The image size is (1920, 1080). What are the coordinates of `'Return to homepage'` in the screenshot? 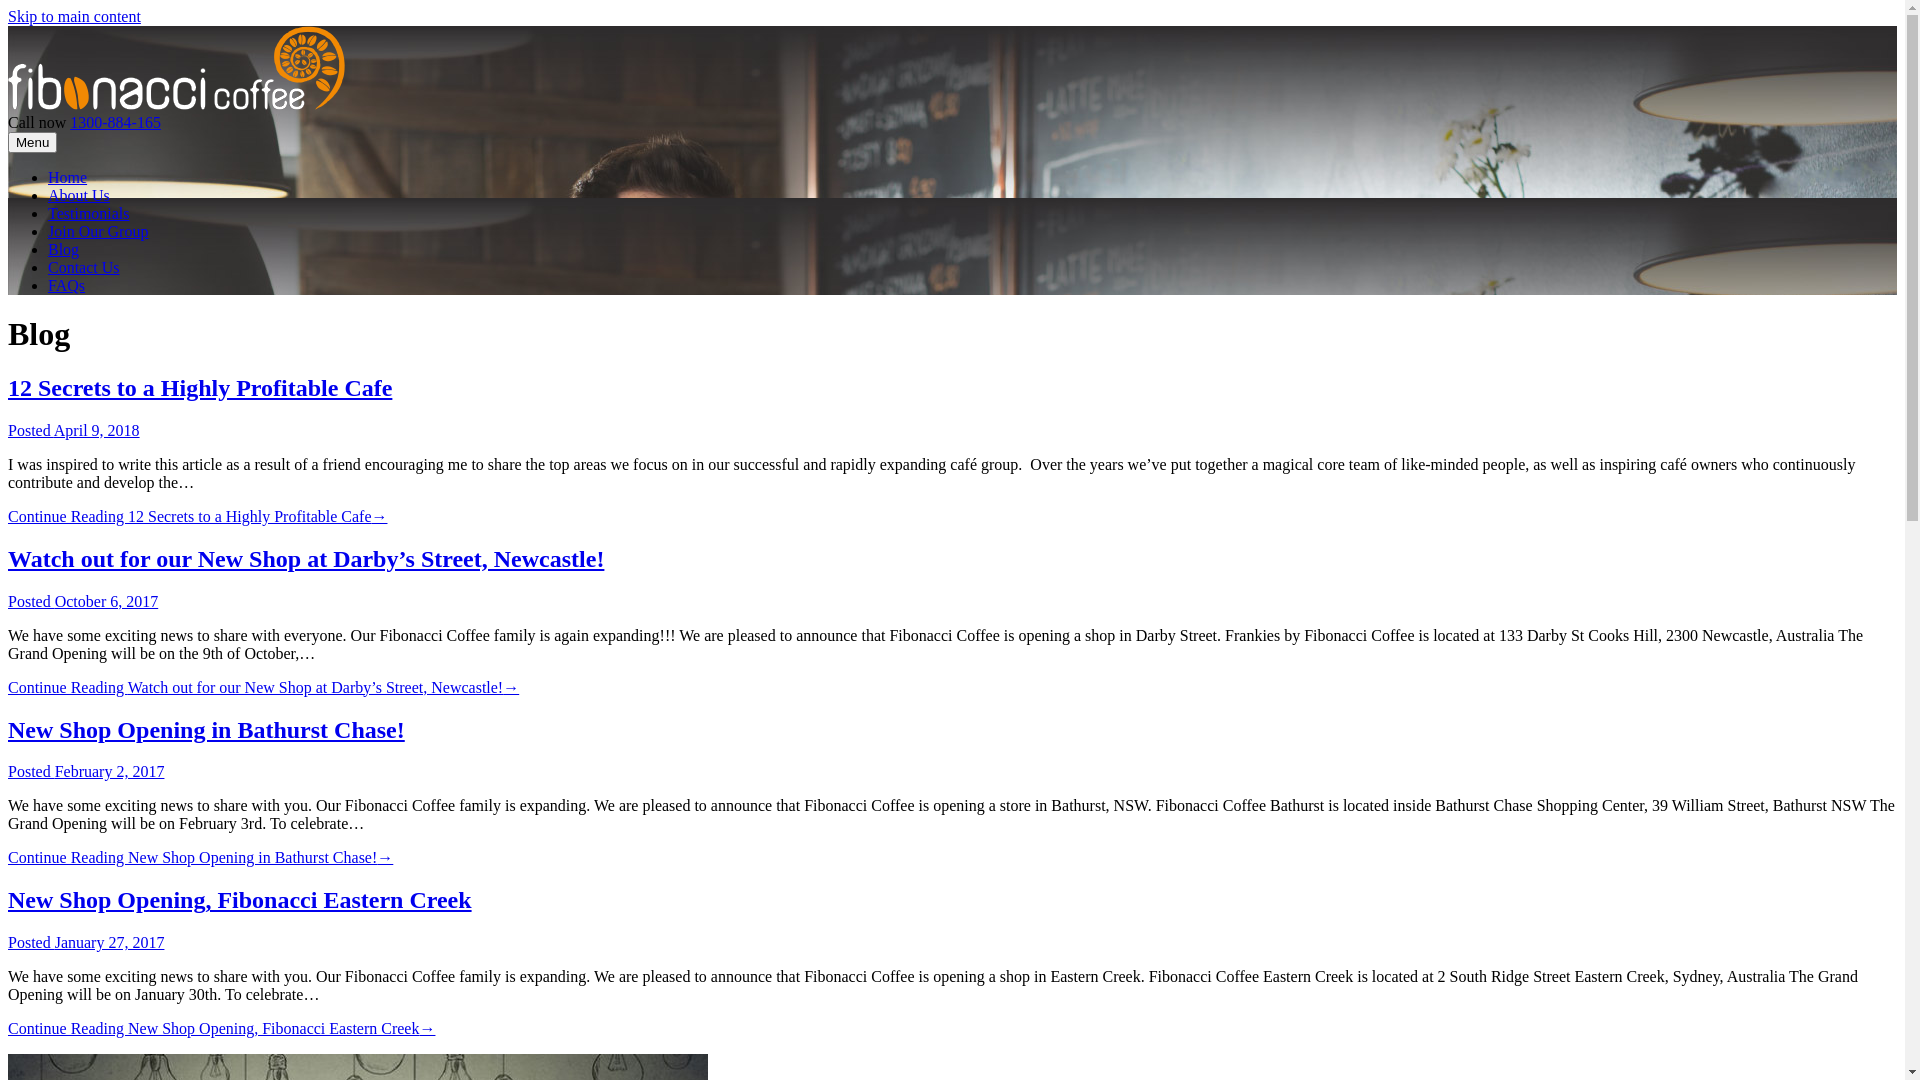 It's located at (176, 104).